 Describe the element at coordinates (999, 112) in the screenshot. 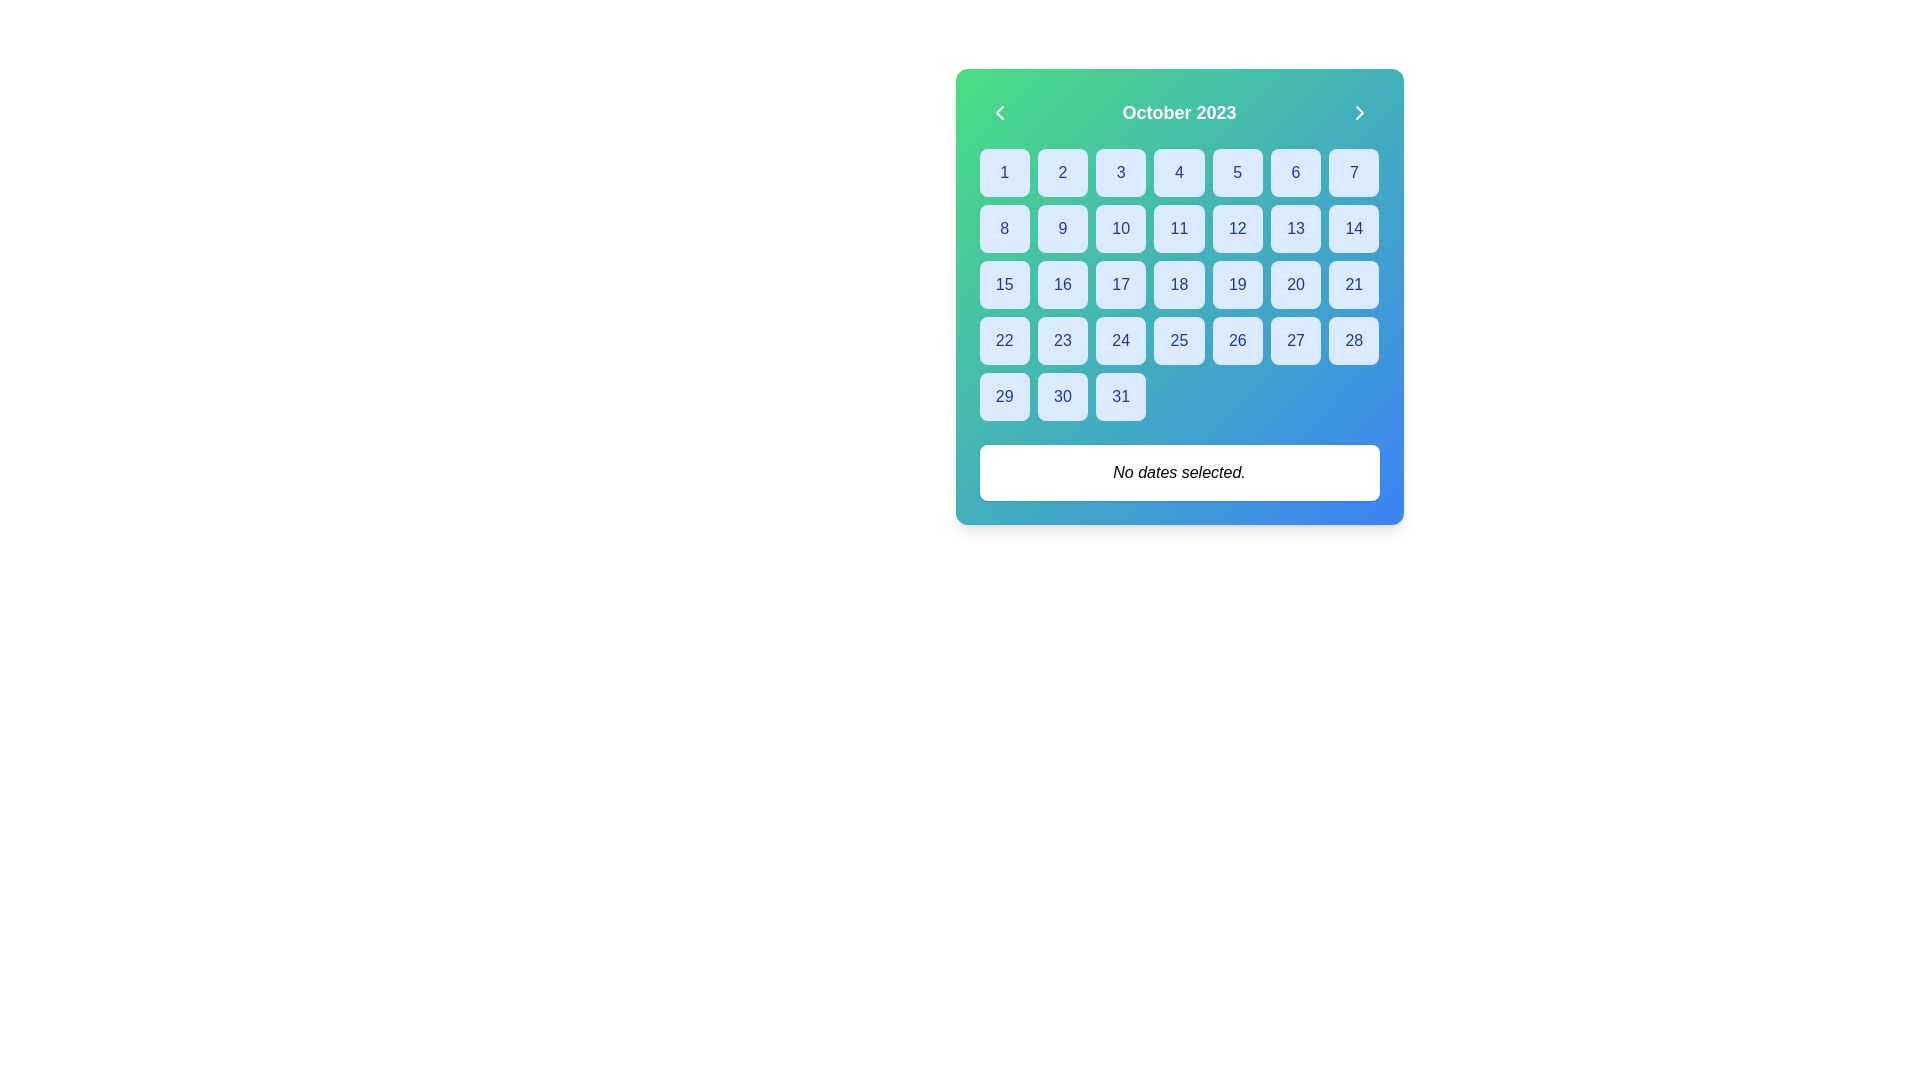

I see `the left-arrow icon near the top-left corner of the calendar interface` at that location.